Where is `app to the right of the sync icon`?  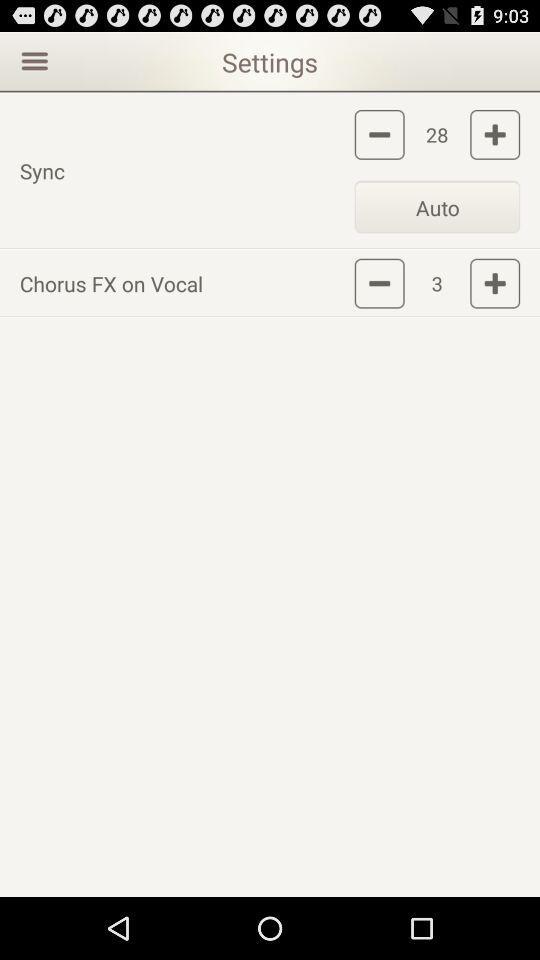
app to the right of the sync icon is located at coordinates (436, 206).